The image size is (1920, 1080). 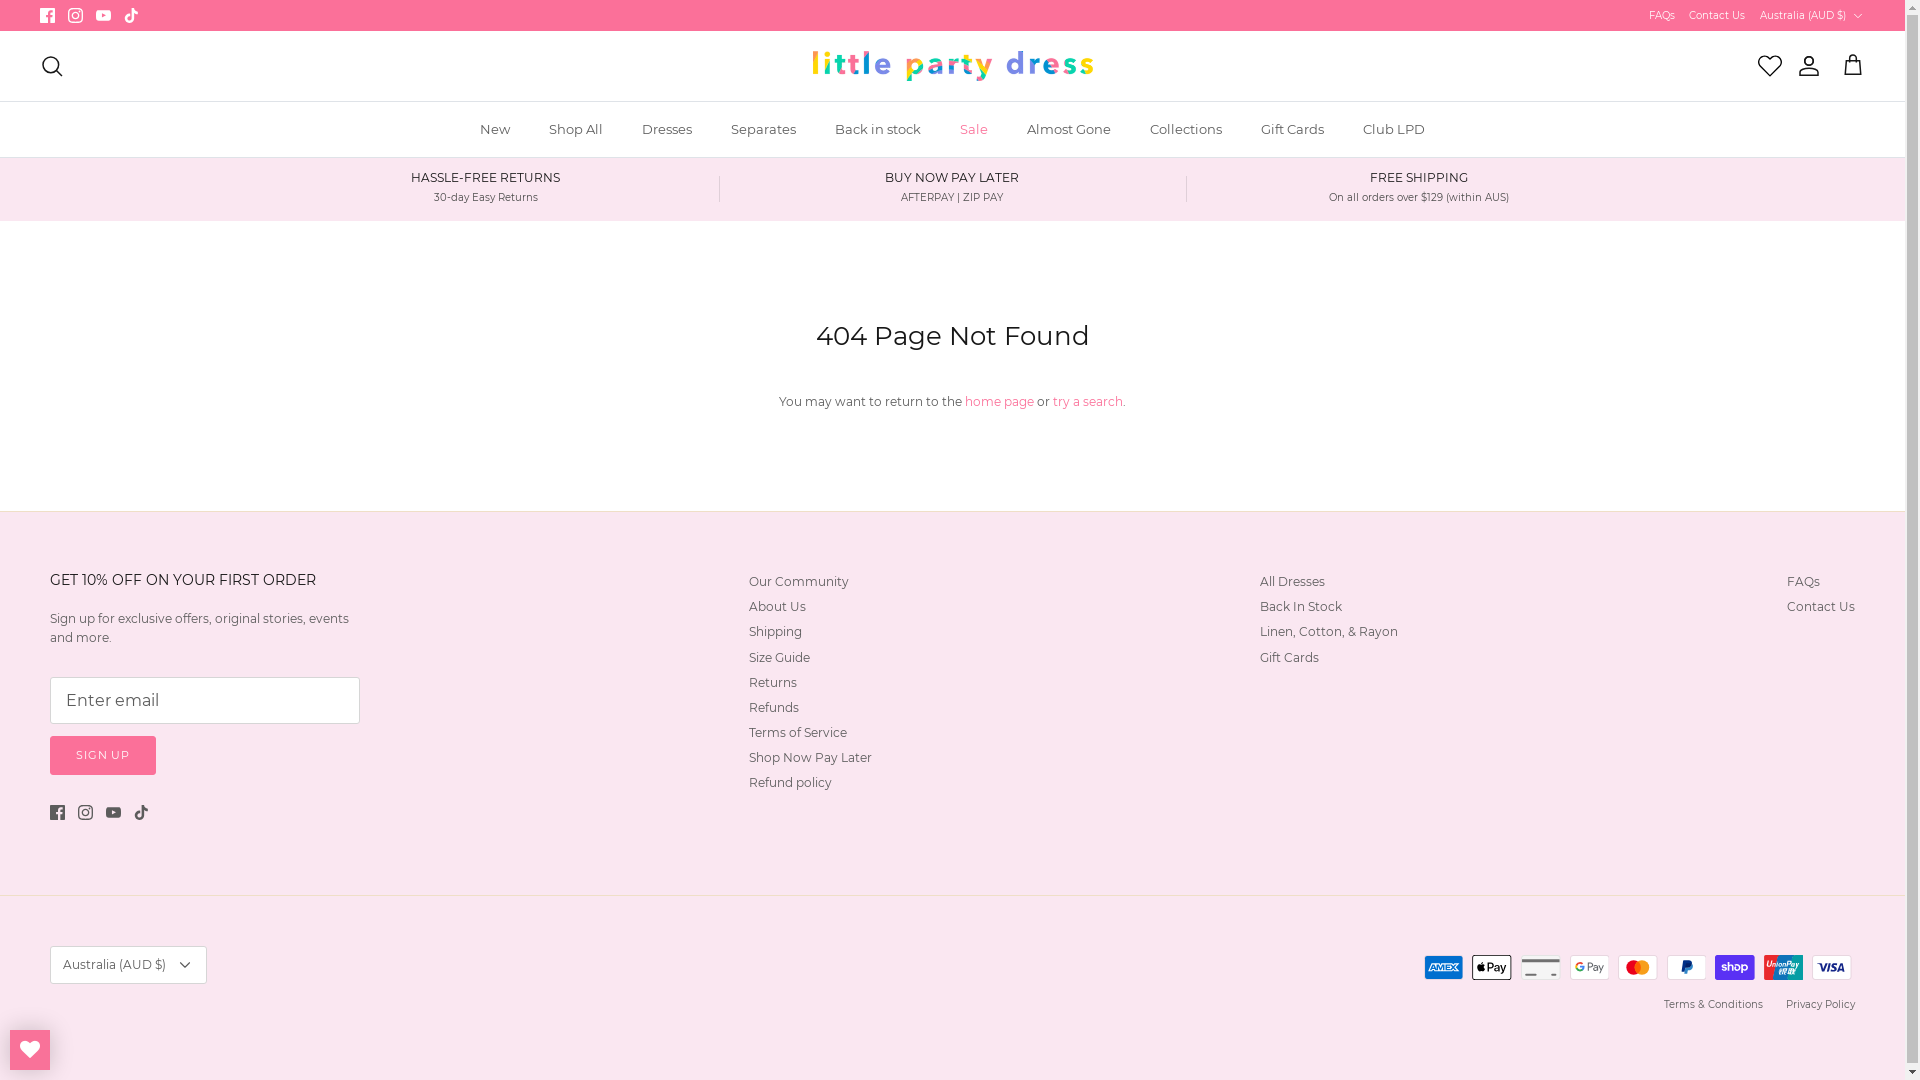 I want to click on 'Separates', so click(x=762, y=130).